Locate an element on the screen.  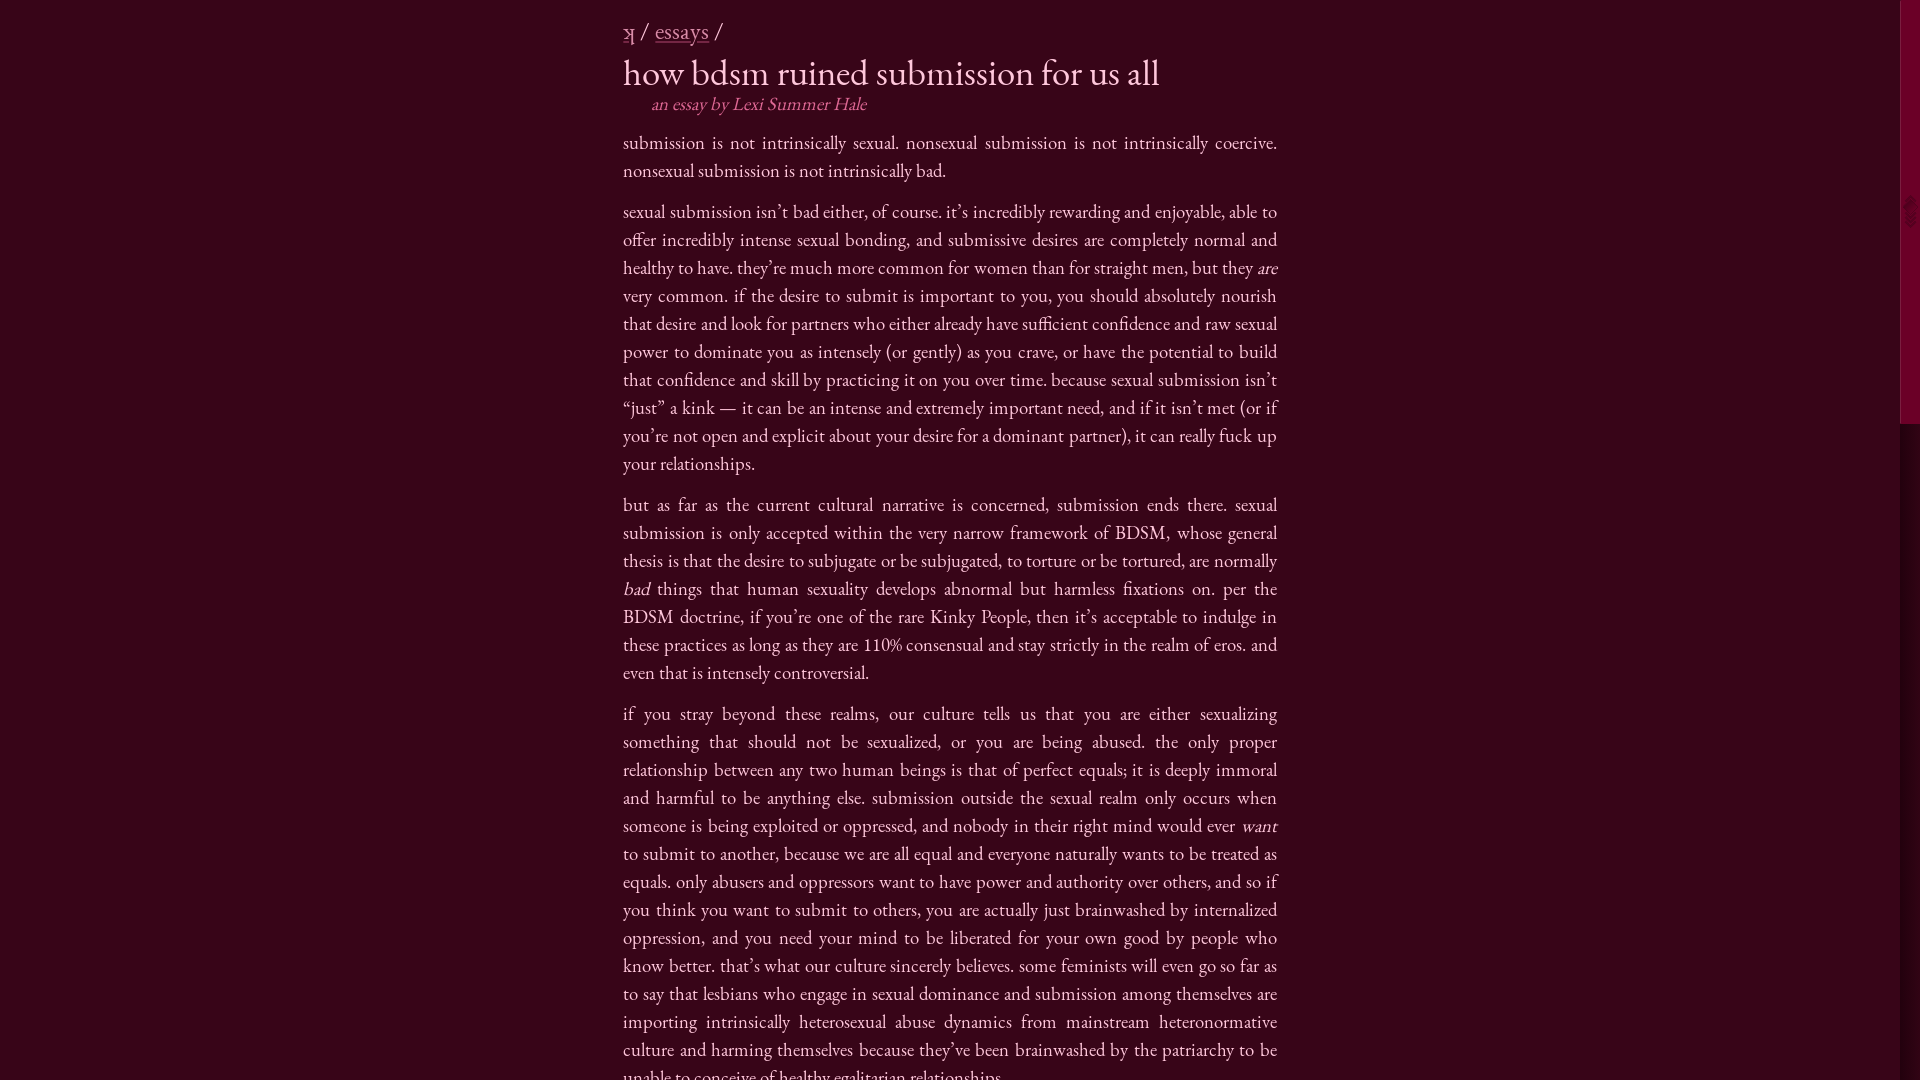
'essays' is located at coordinates (681, 30).